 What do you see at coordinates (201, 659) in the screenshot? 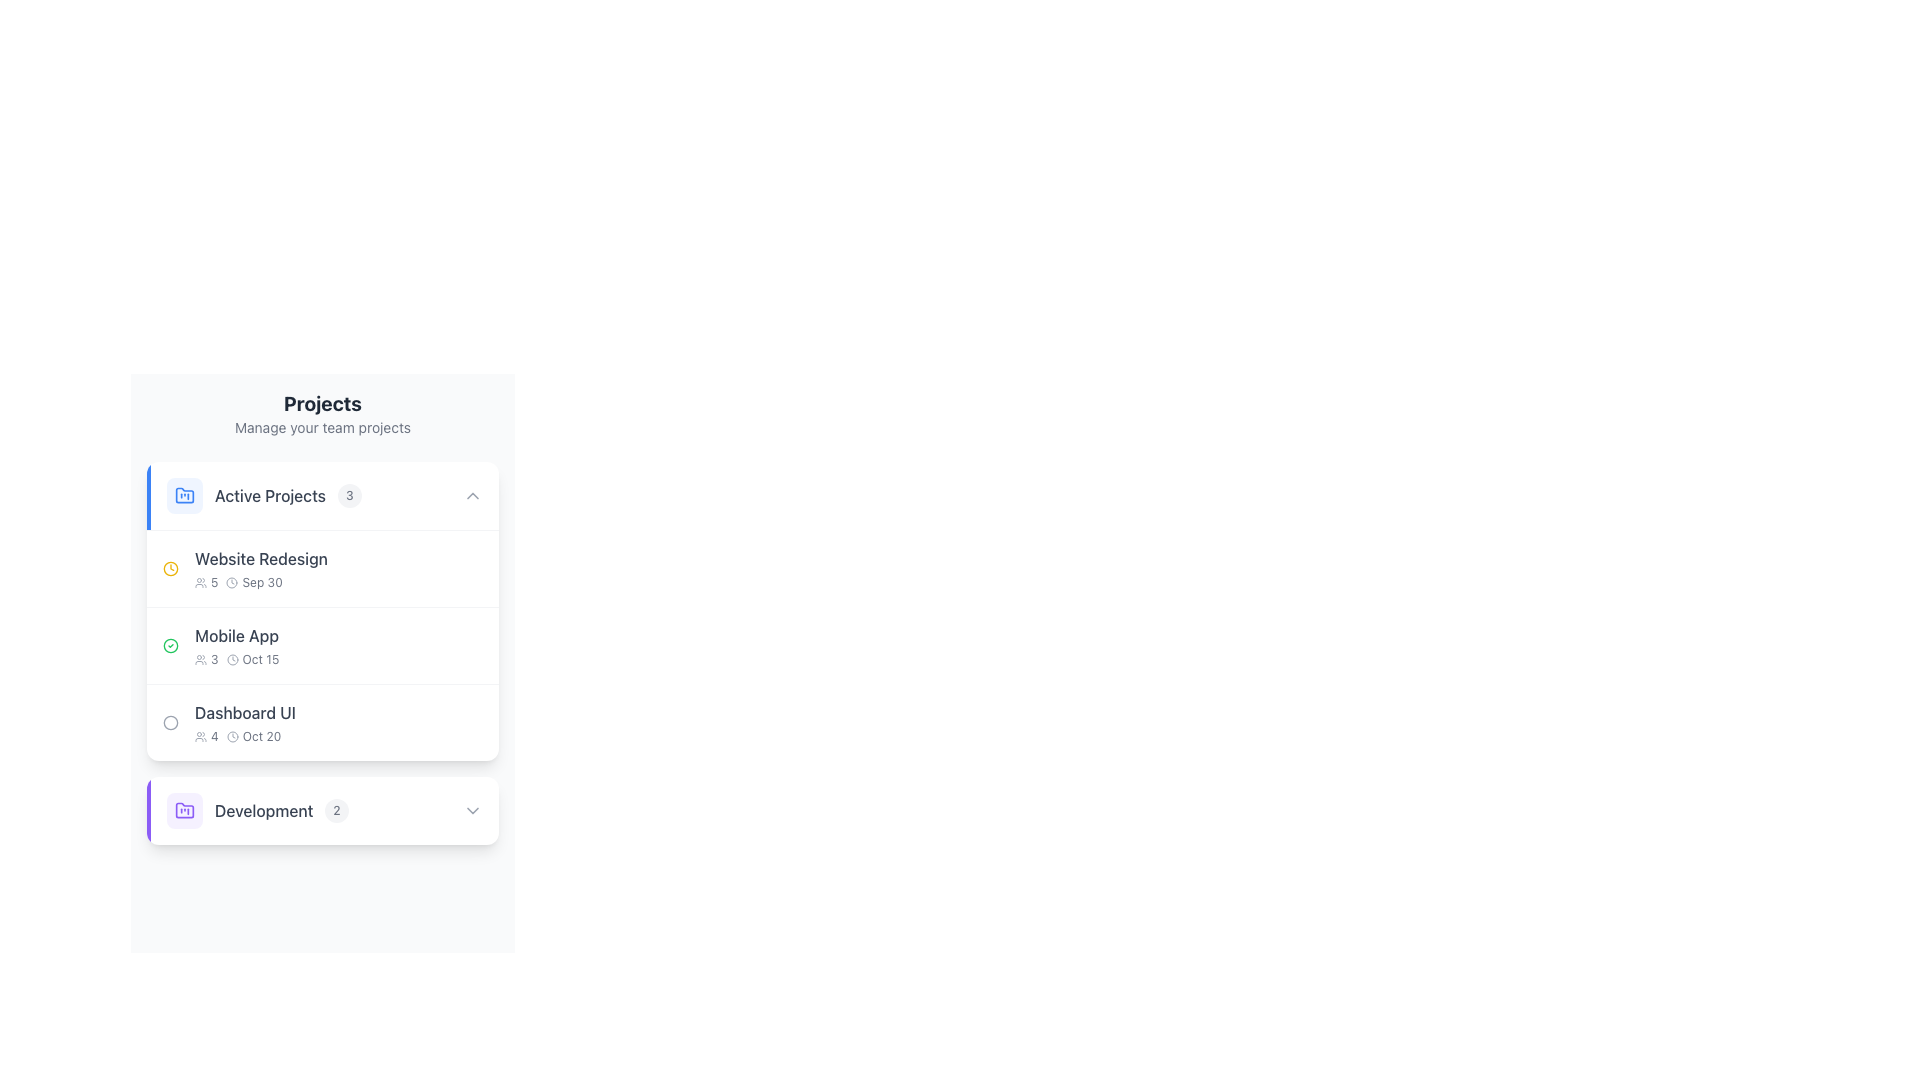
I see `the group of people icon, which is a minimalist SVG-based vector icon in muted gray, located to the left of the number '3' in the 'Active Projects' section` at bounding box center [201, 659].